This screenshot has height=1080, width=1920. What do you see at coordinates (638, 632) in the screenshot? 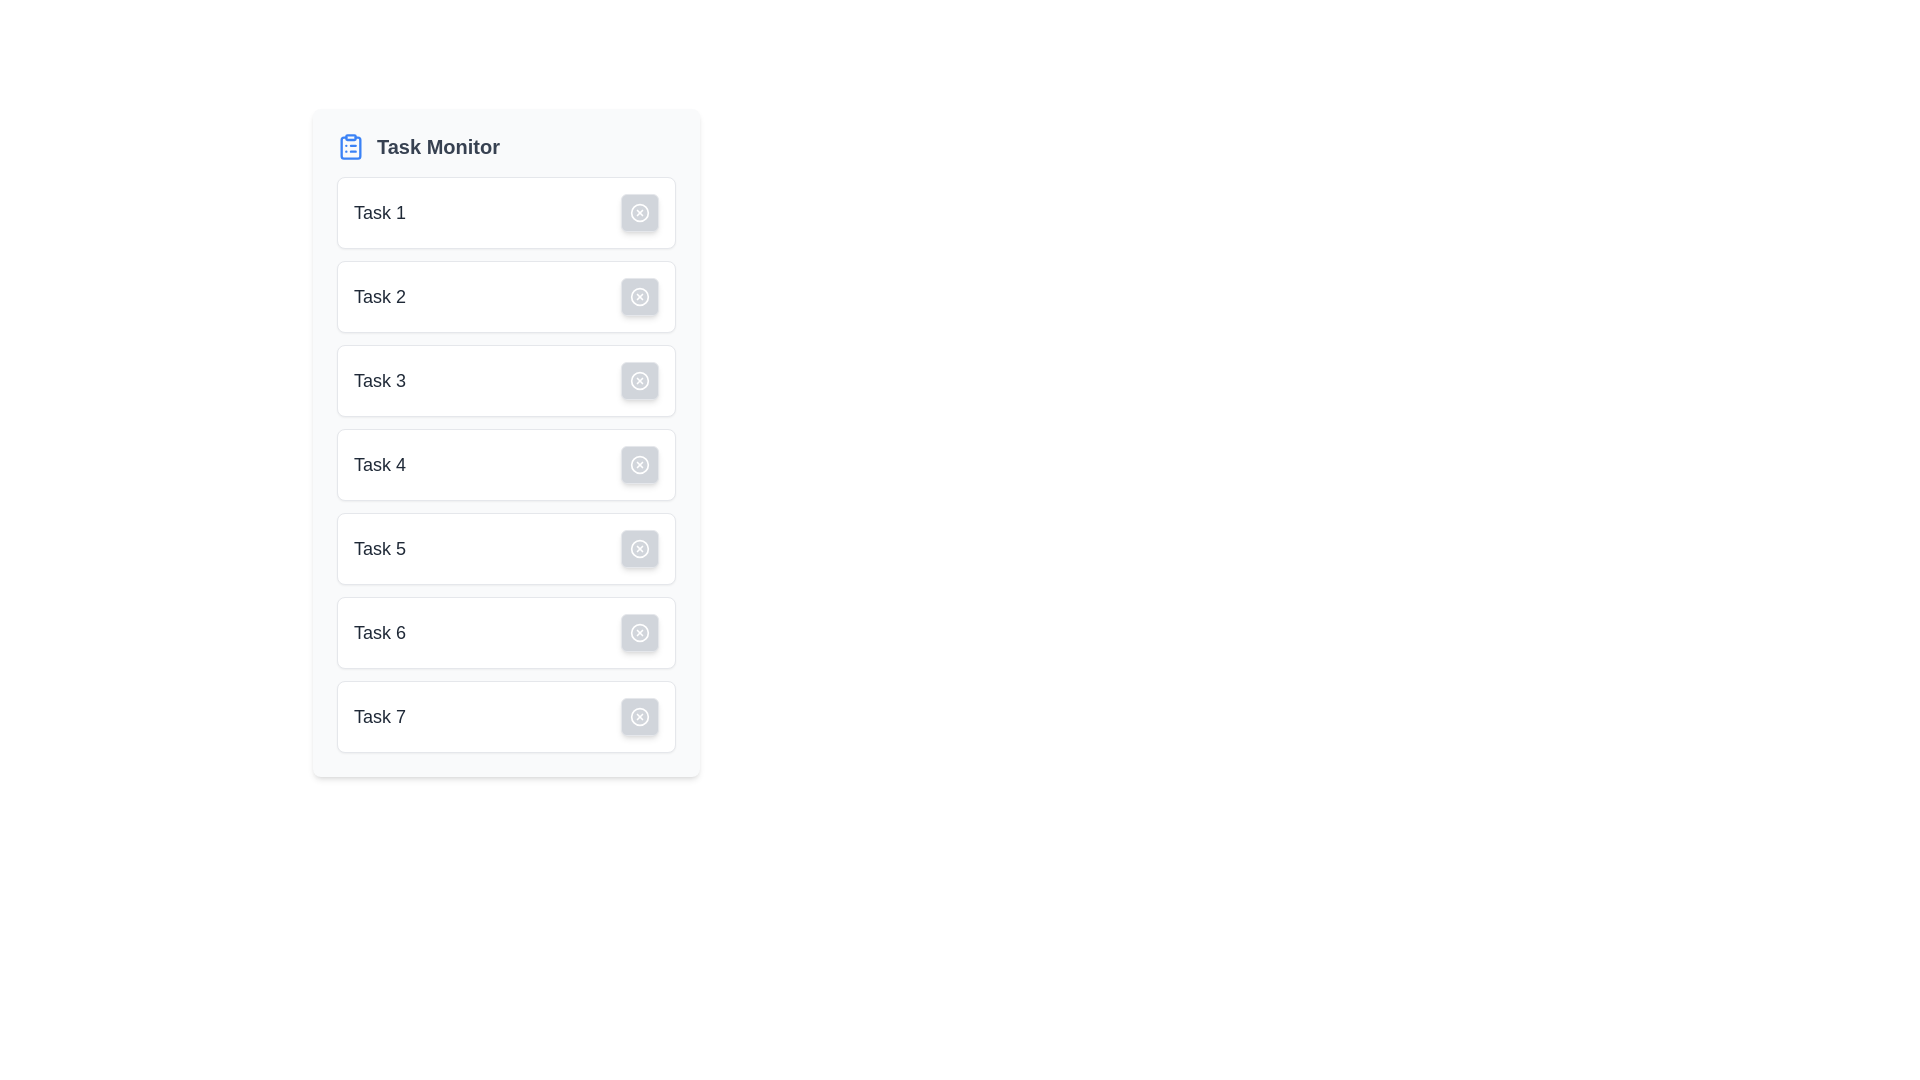
I see `the centered icon` at bounding box center [638, 632].